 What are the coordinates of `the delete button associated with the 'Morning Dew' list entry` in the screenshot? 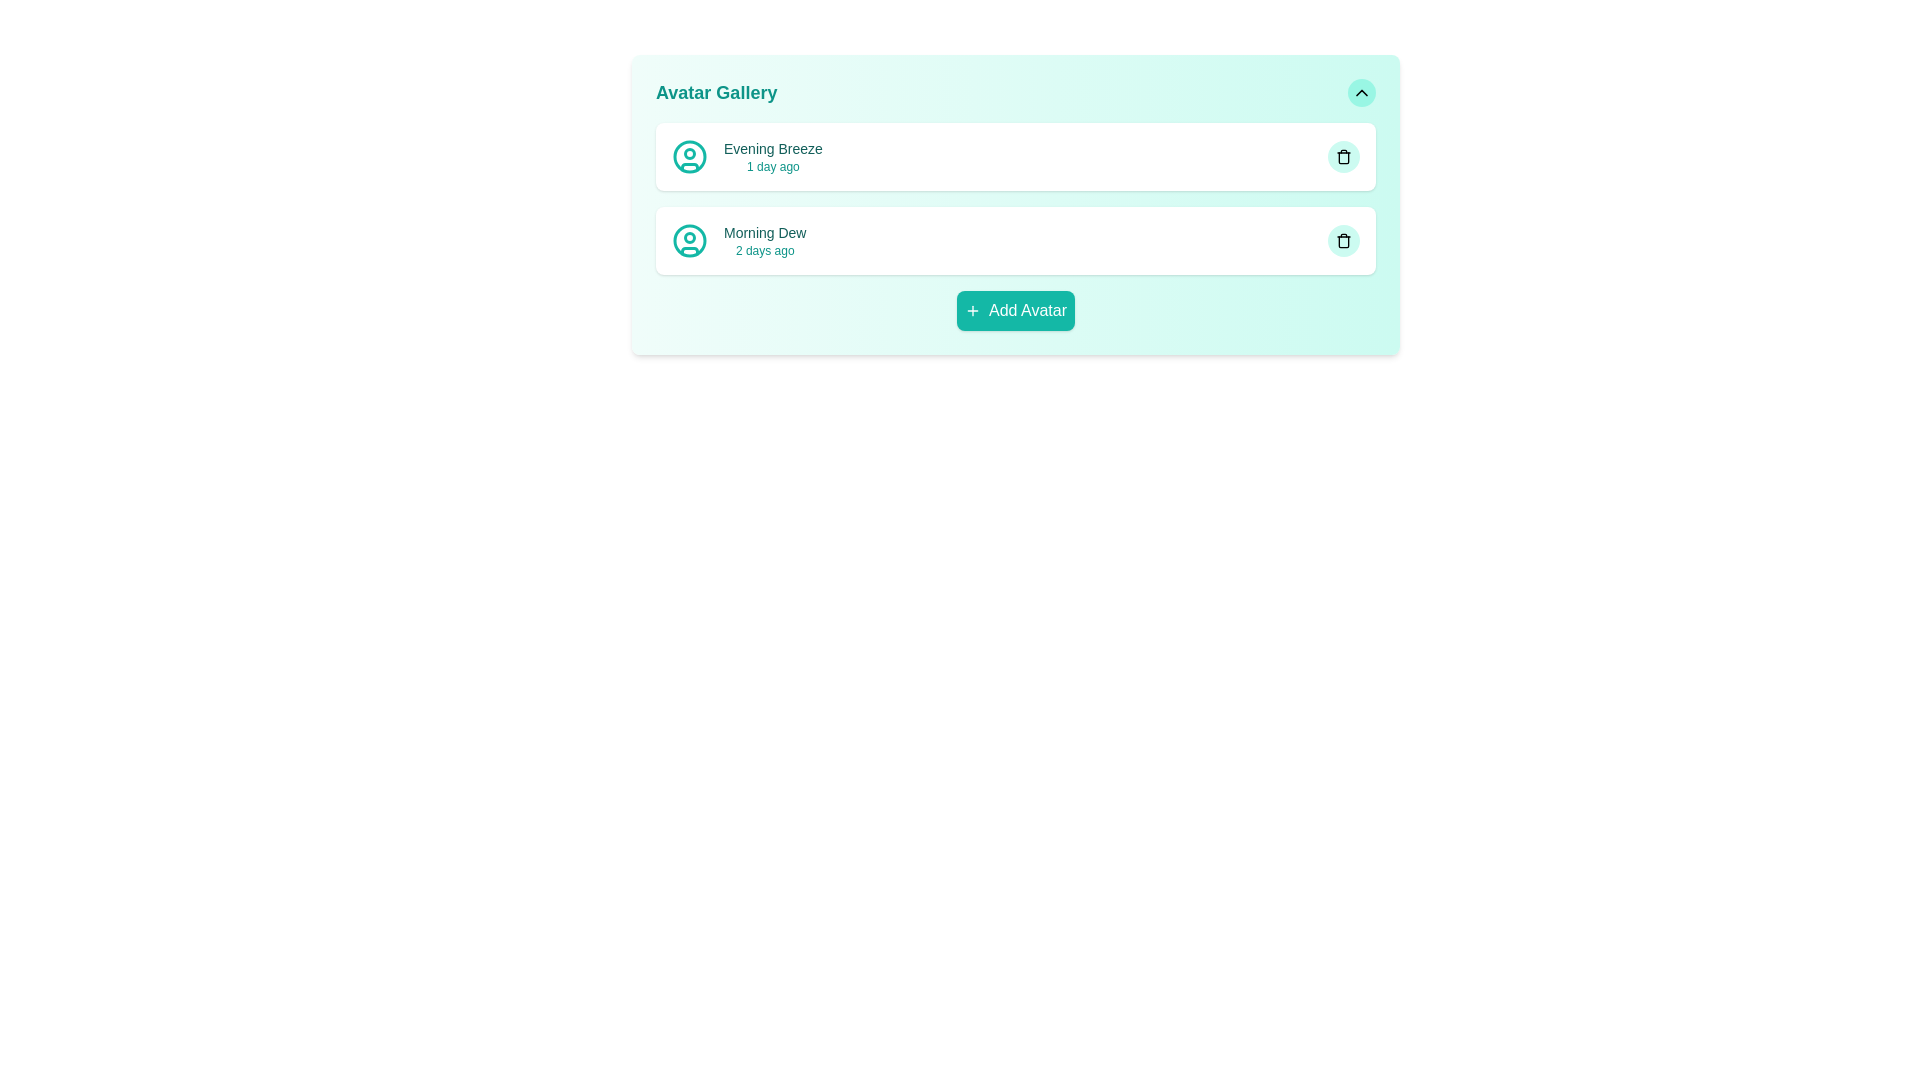 It's located at (1344, 239).